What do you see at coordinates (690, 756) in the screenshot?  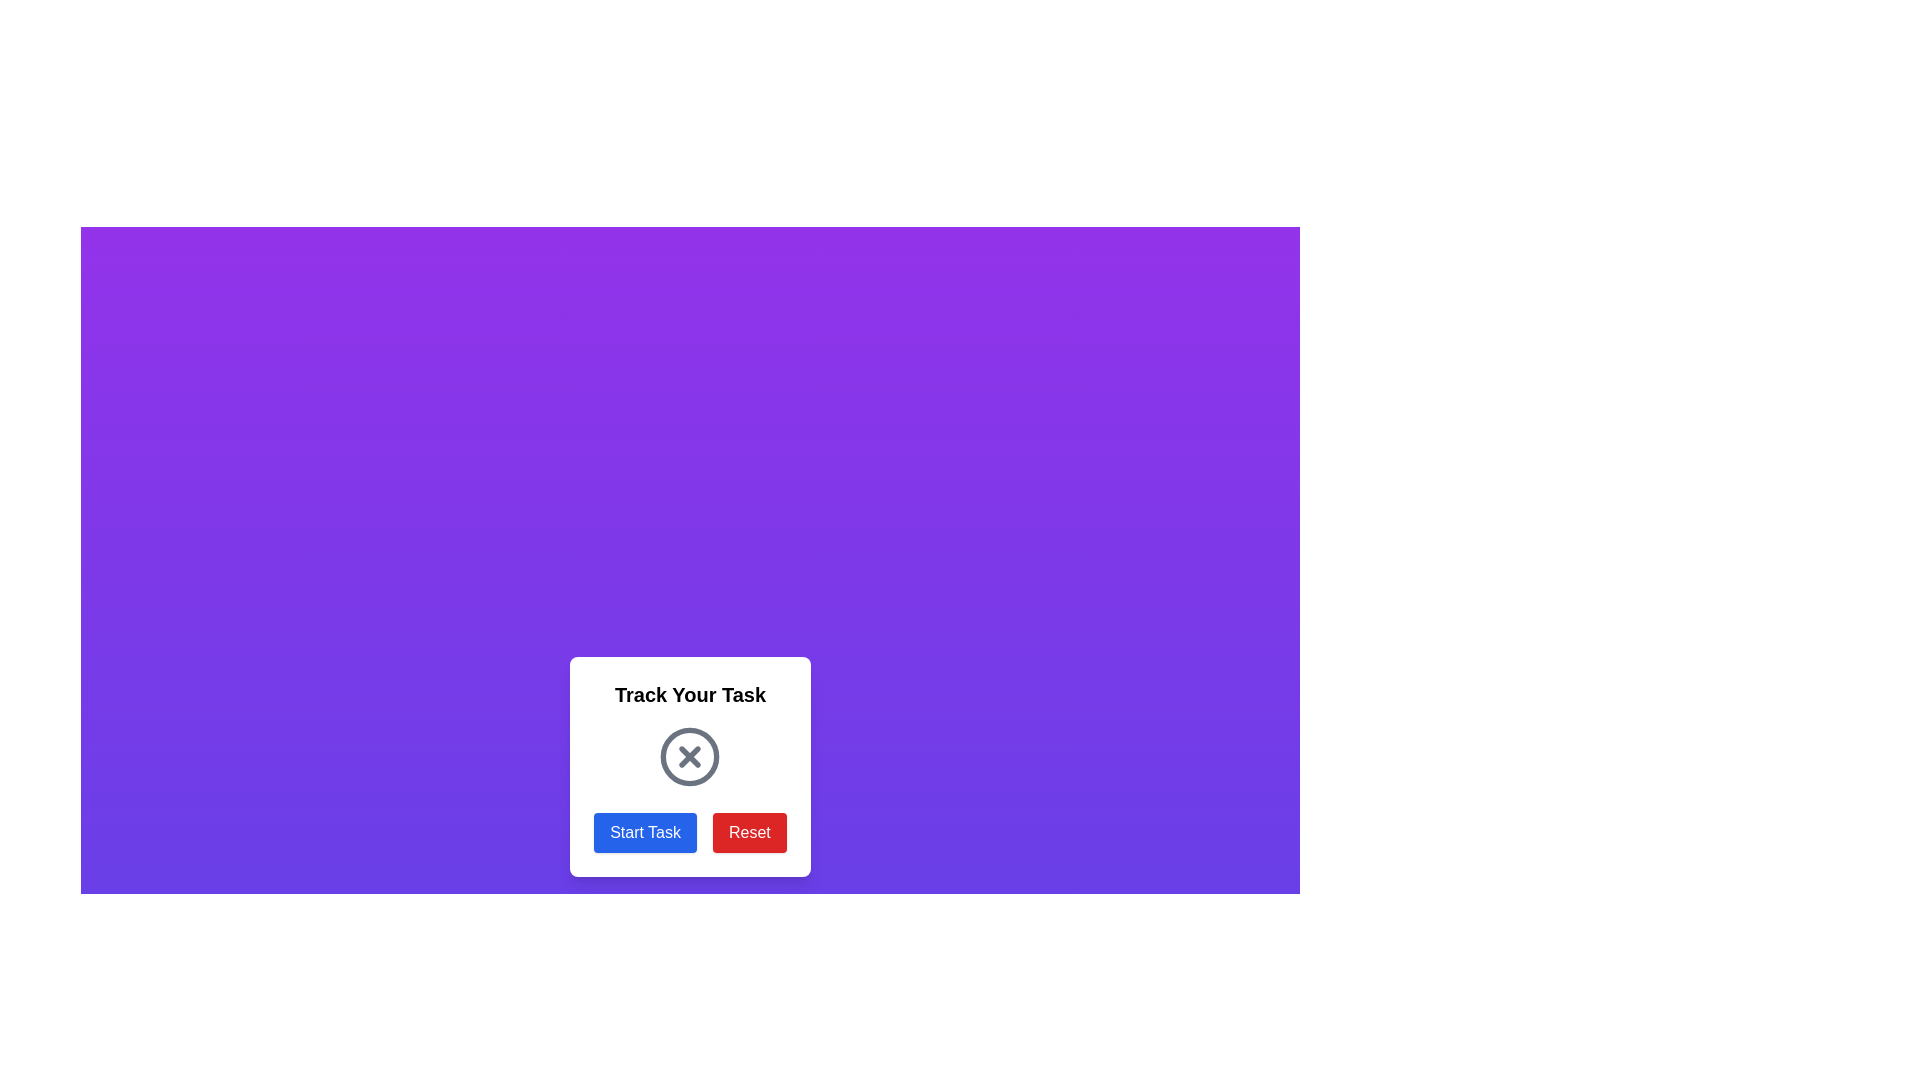 I see `the icon located below the heading 'Track Your Task' and above the buttons 'Start Task' and 'Reset'. This icon is likely indicating a cancel or close action` at bounding box center [690, 756].